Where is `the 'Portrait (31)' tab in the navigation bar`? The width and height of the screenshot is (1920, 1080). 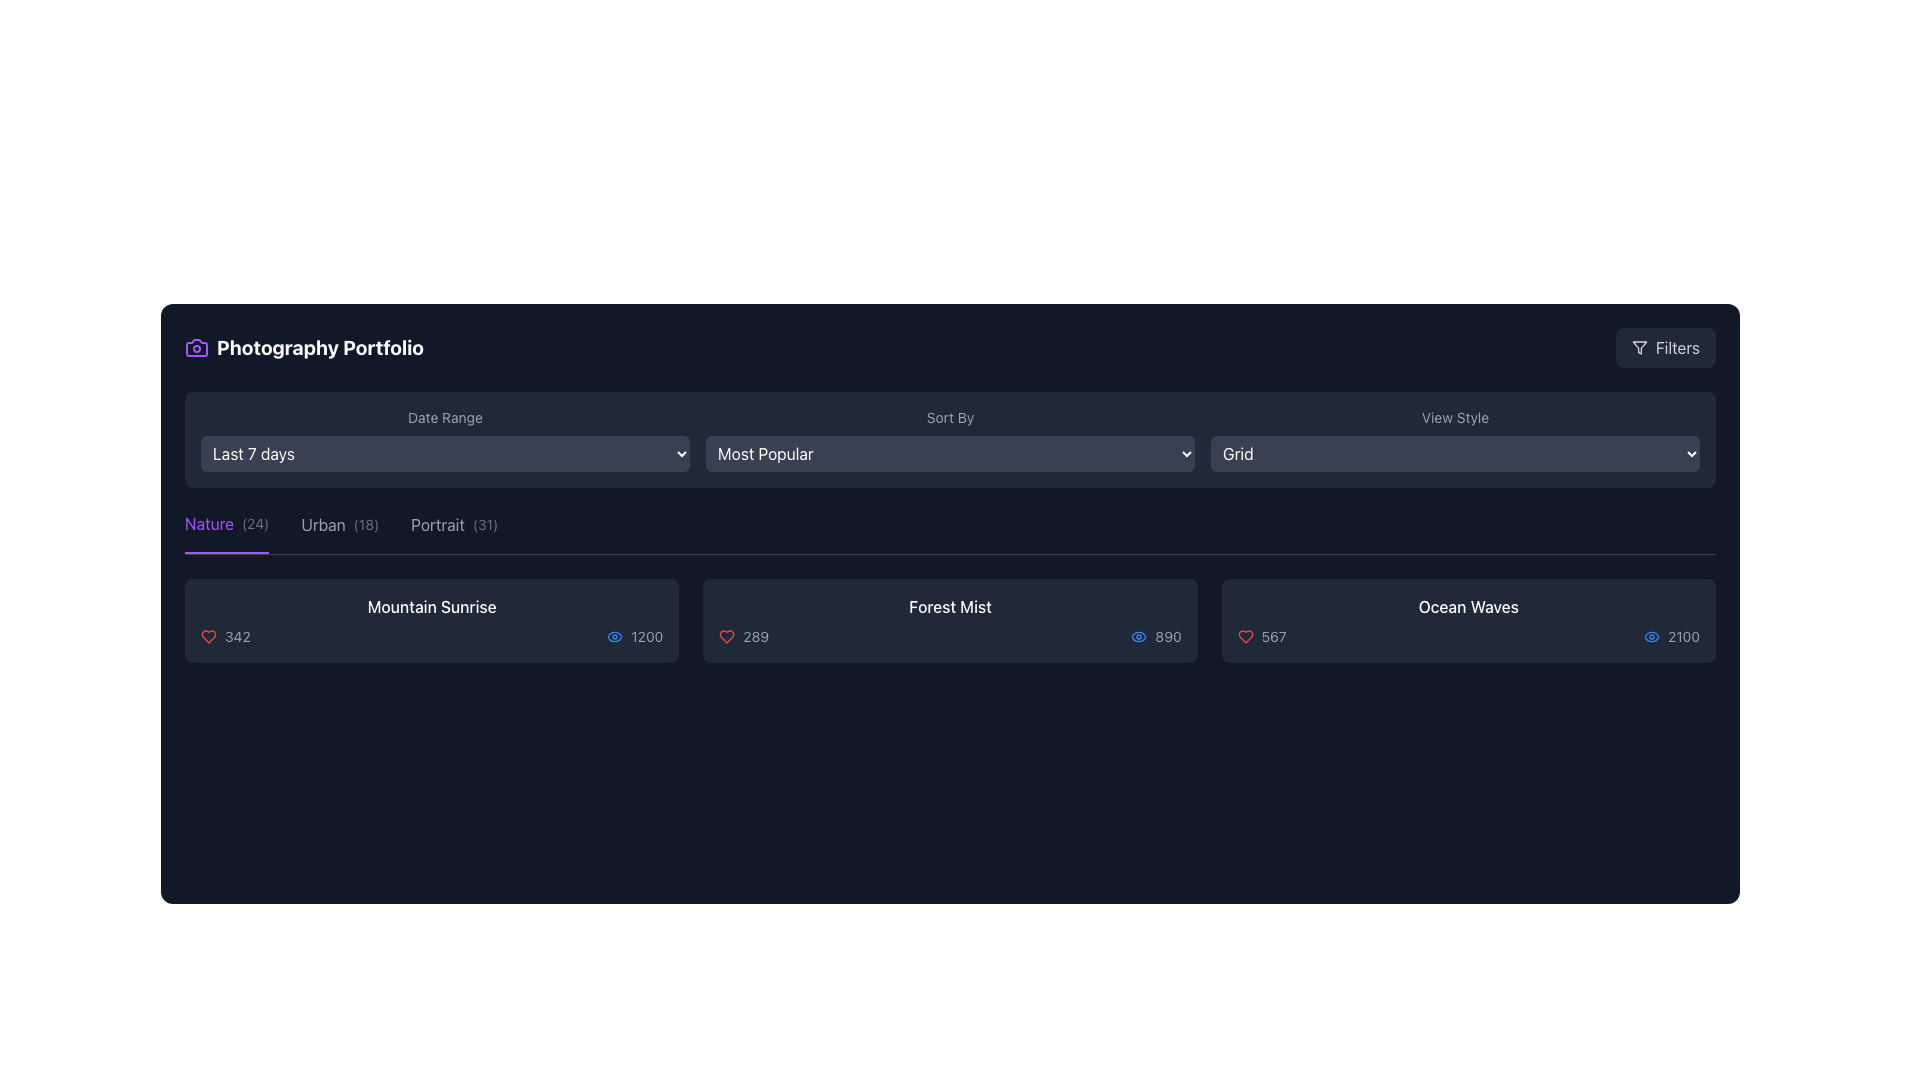 the 'Portrait (31)' tab in the navigation bar is located at coordinates (949, 532).